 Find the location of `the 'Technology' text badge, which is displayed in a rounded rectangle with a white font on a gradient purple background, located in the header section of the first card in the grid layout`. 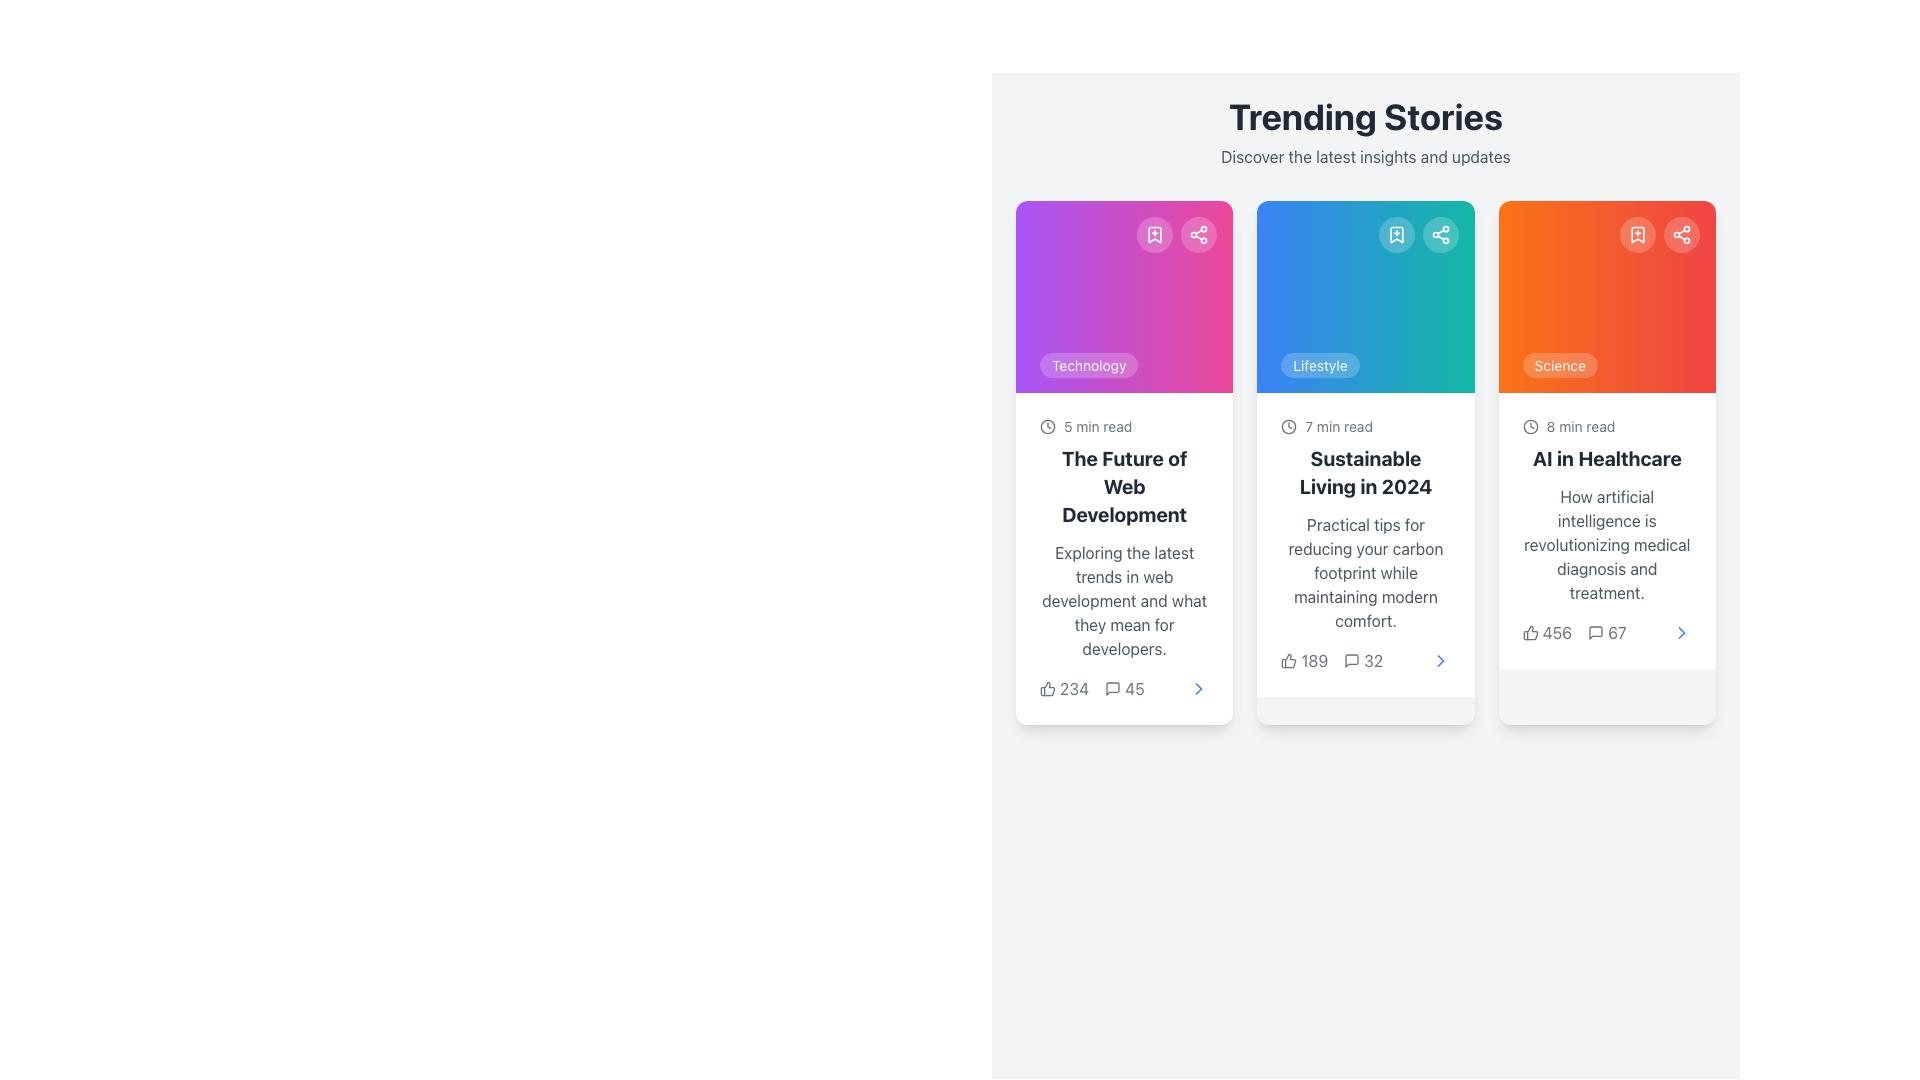

the 'Technology' text badge, which is displayed in a rounded rectangle with a white font on a gradient purple background, located in the header section of the first card in the grid layout is located at coordinates (1088, 365).